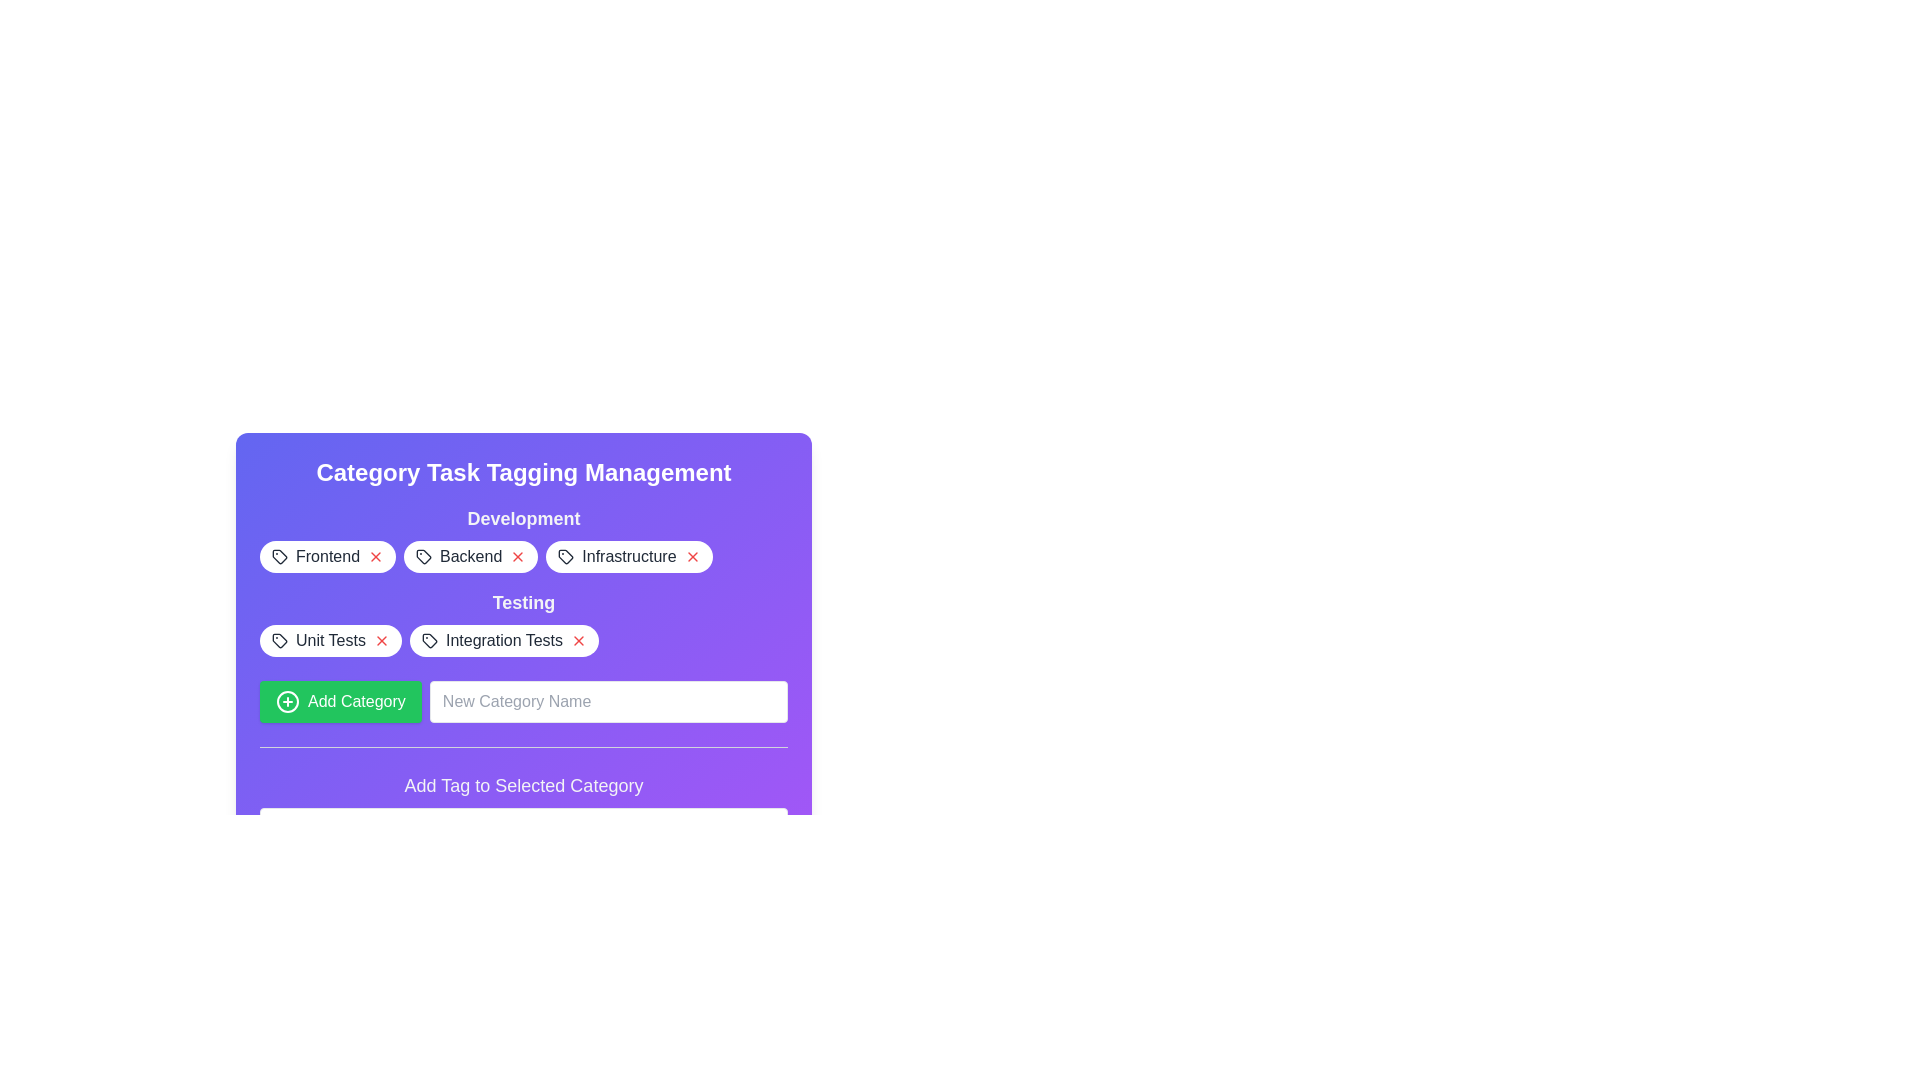 This screenshot has height=1080, width=1920. Describe the element at coordinates (278, 556) in the screenshot. I see `the vector icon resembling a tag, which is part of the 'Frontend' label in the 'Category Task Tagging Management' interface` at that location.